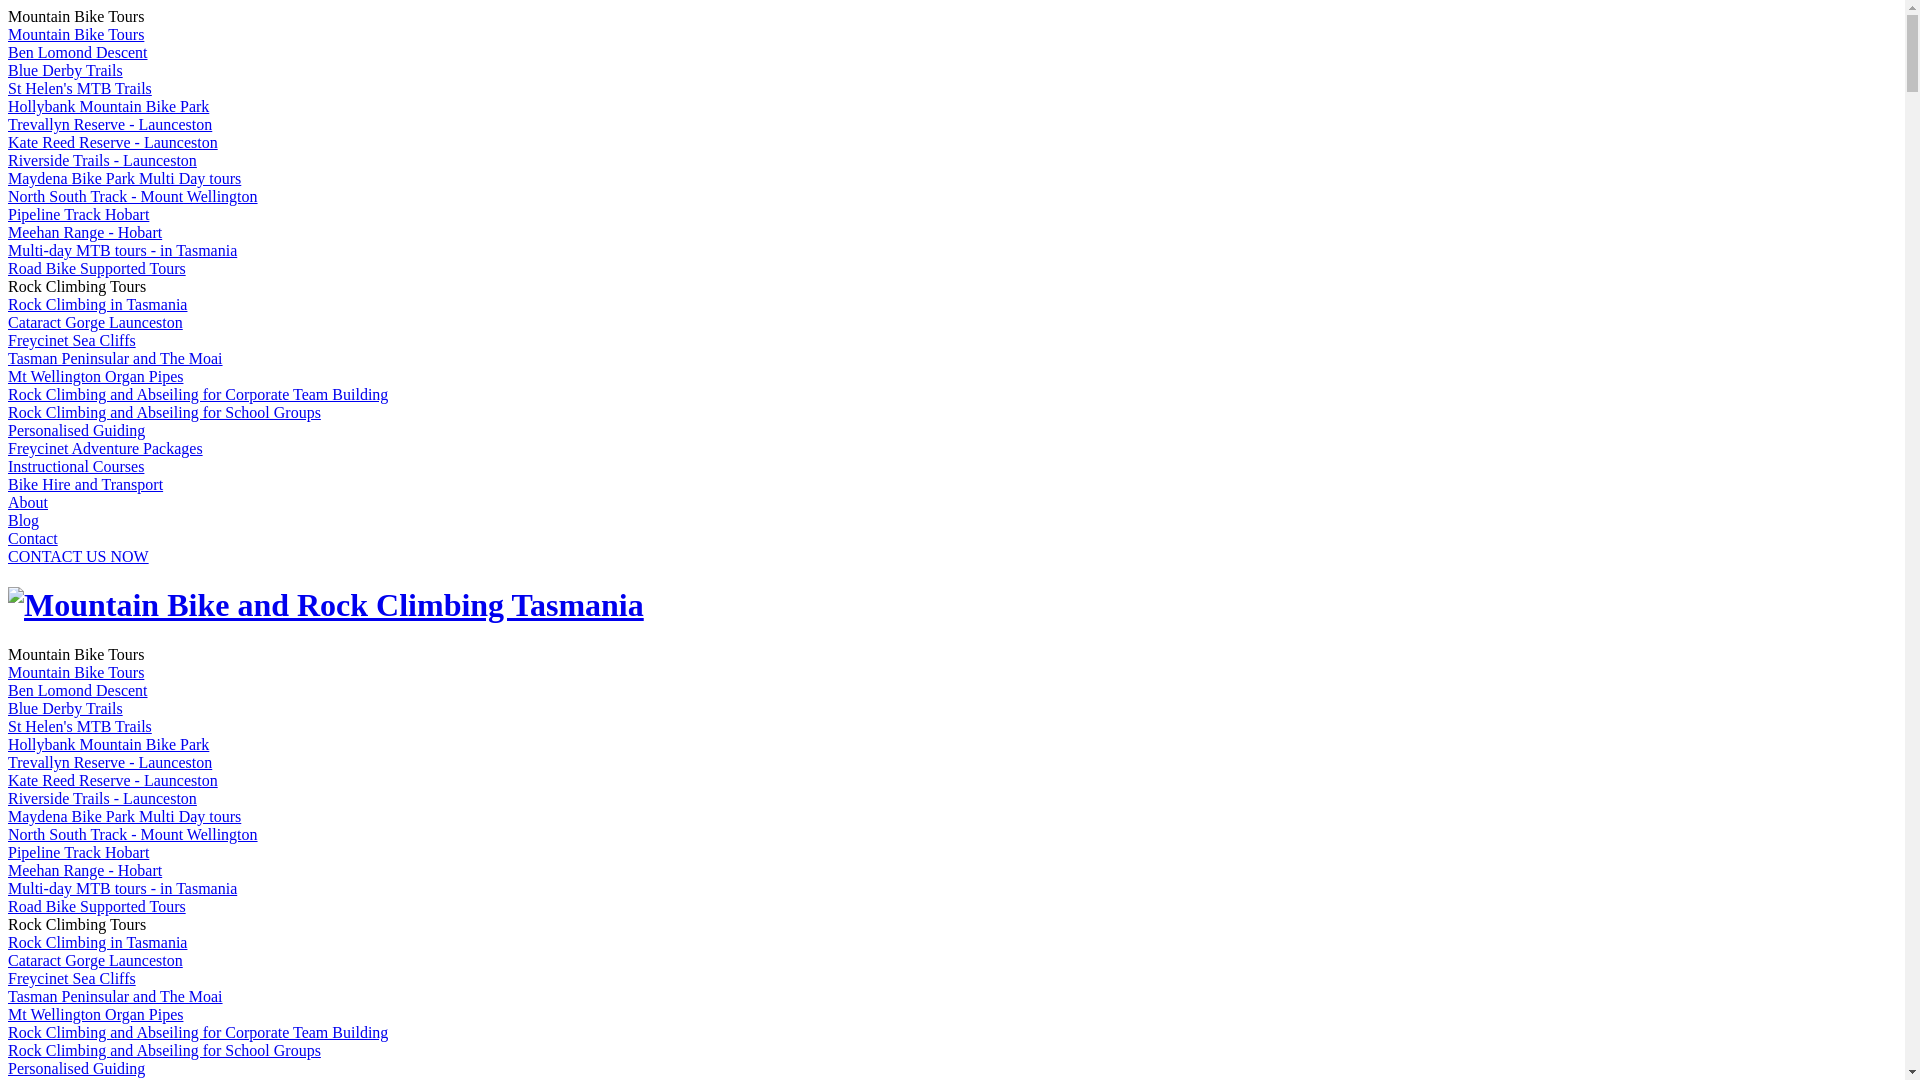 This screenshot has height=1080, width=1920. Describe the element at coordinates (197, 394) in the screenshot. I see `'Rock Climbing and Abseiling for Corporate Team Building'` at that location.